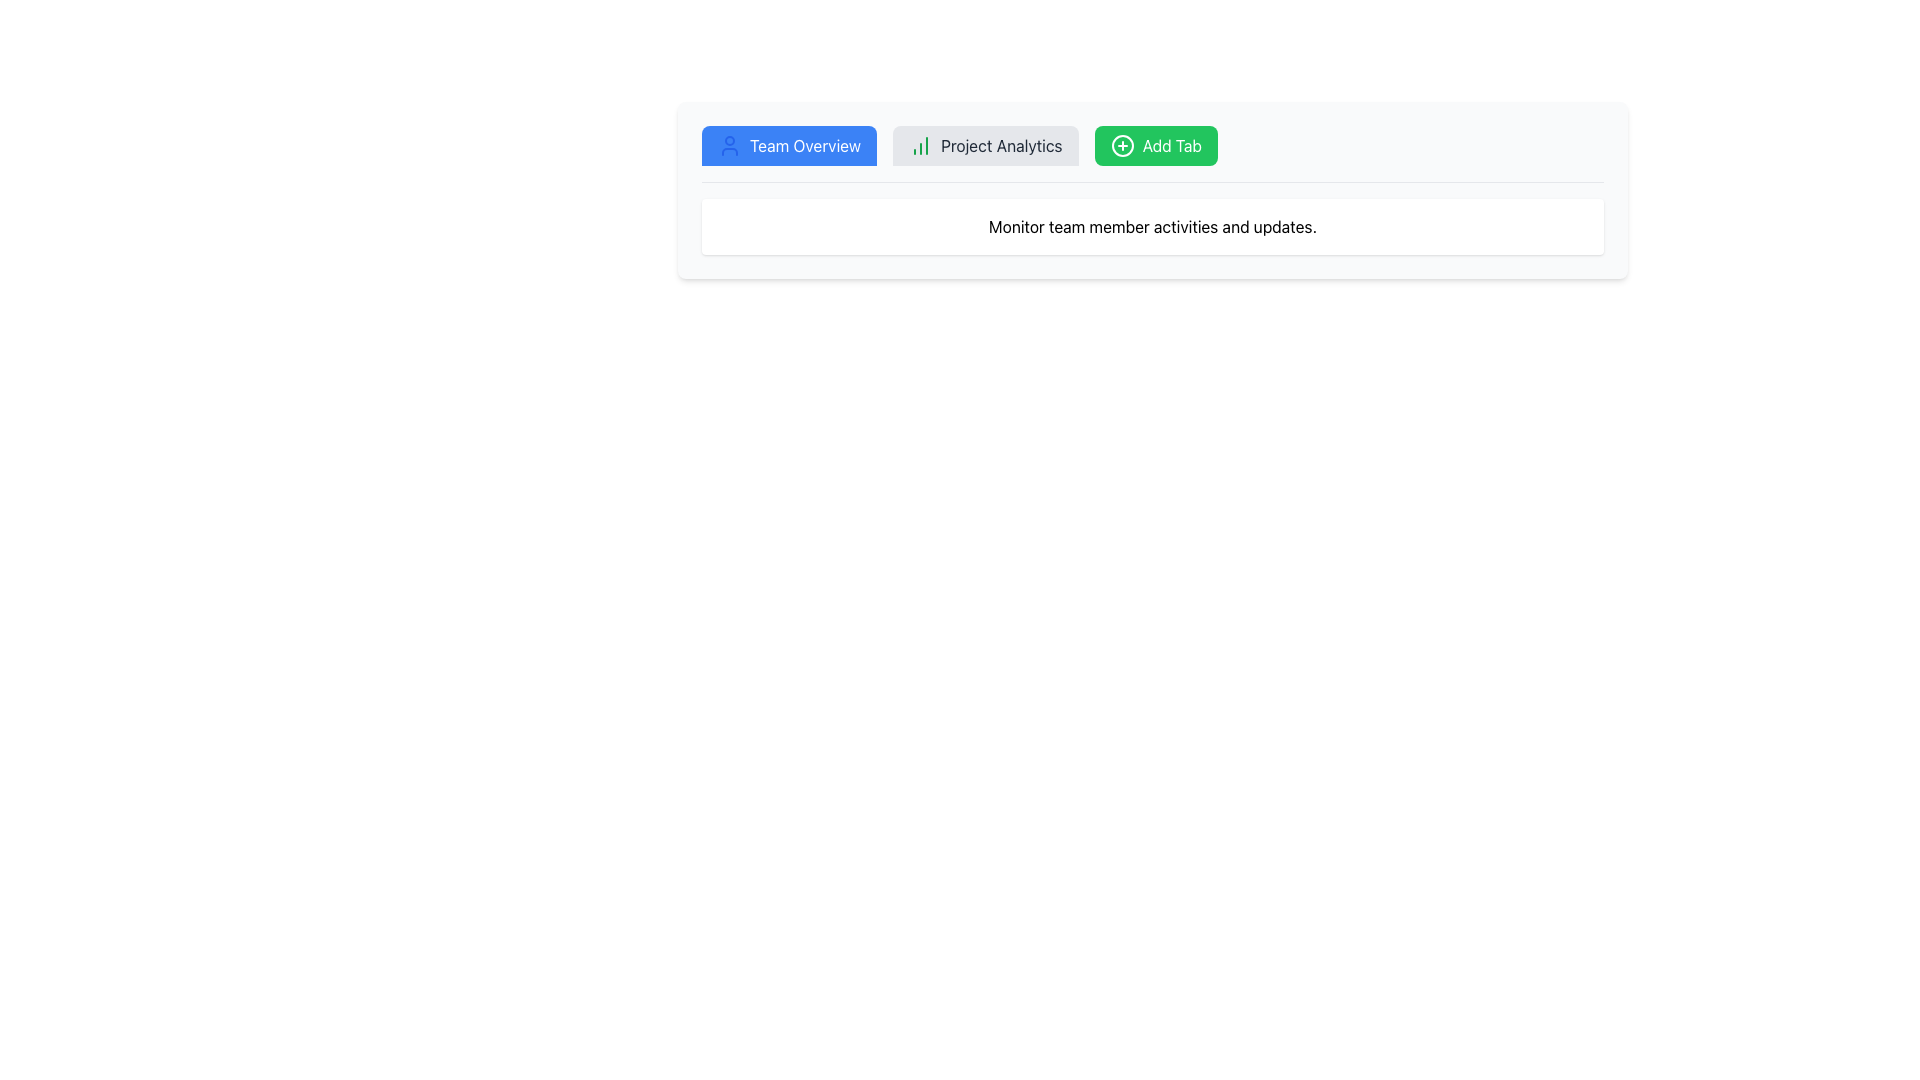 Image resolution: width=1920 pixels, height=1080 pixels. Describe the element at coordinates (1156, 145) in the screenshot. I see `the 'Add Tab' button located at the rightmost position in the top navigation section of the interface` at that location.